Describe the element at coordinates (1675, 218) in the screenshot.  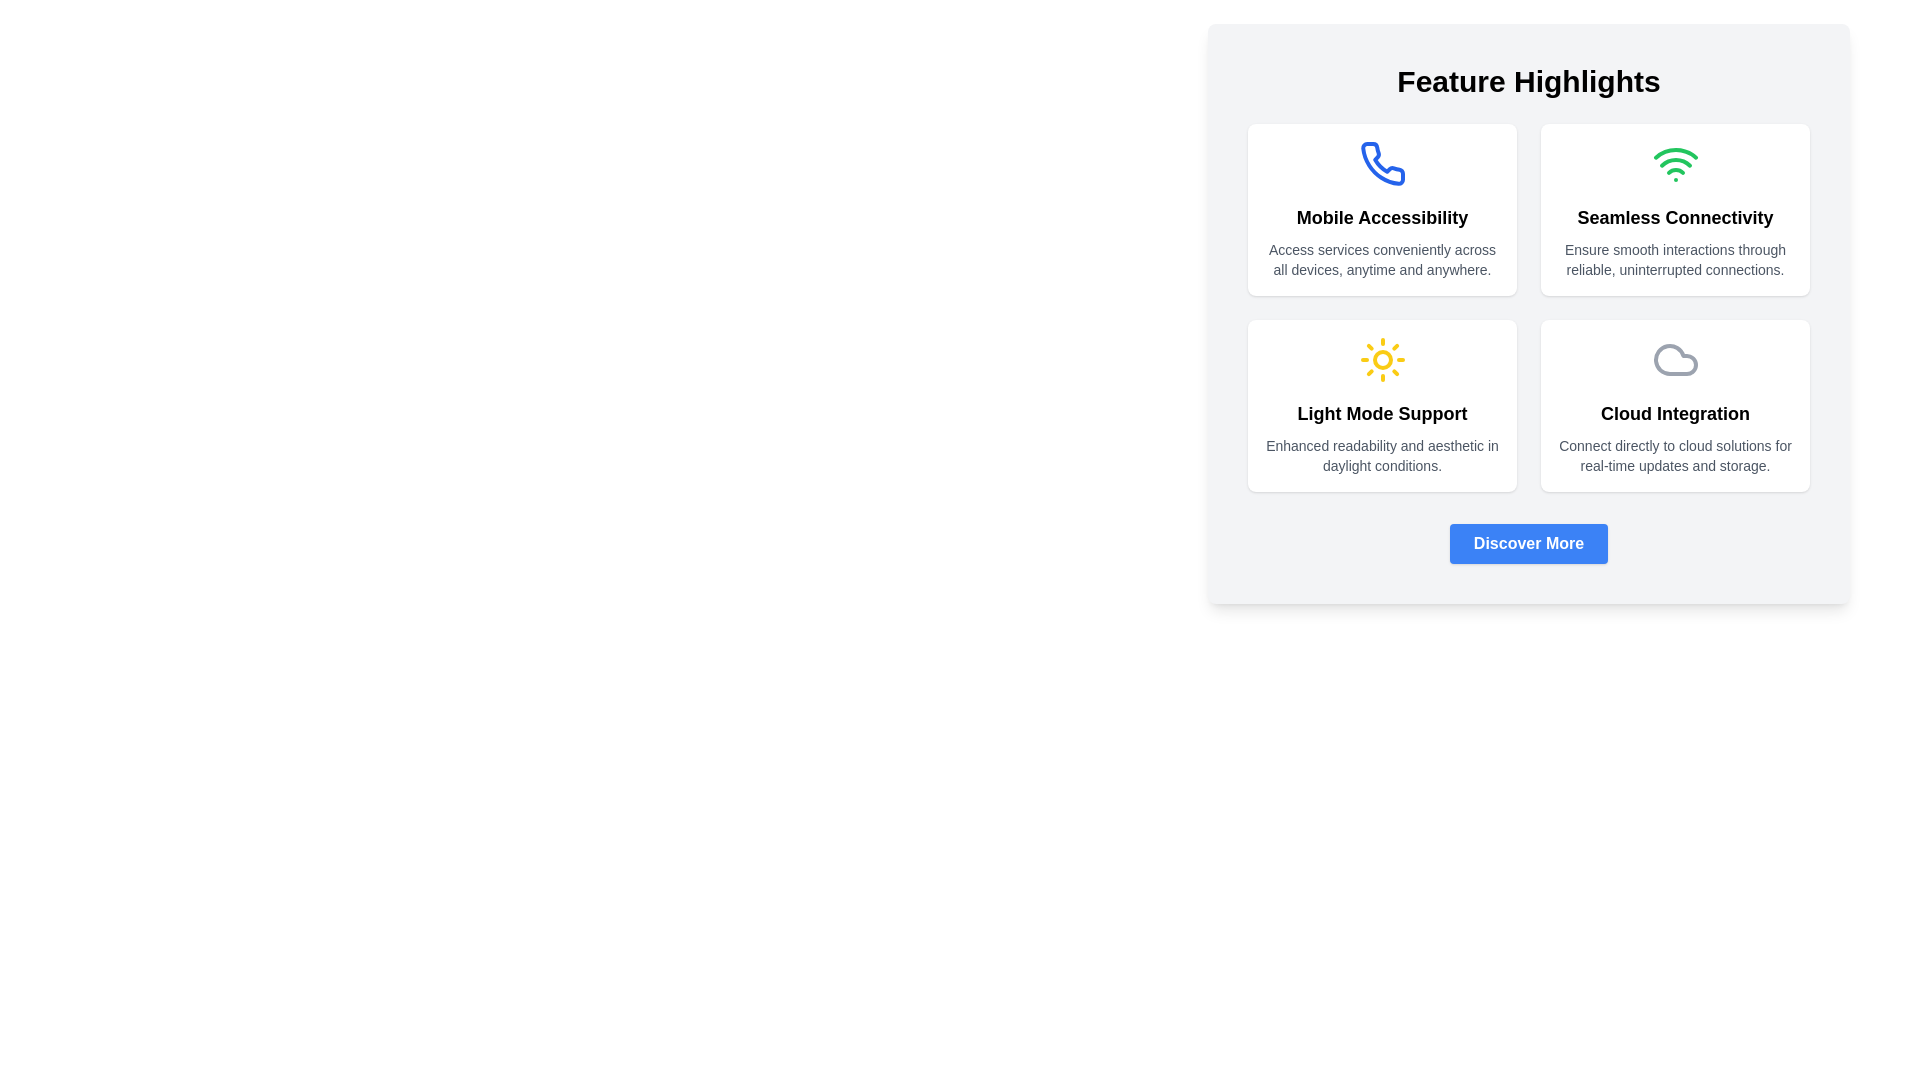
I see `the text label reading 'Seamless Connectivity', which is styled with bold and larger font, located in the top-right cell of the grid under 'Feature Highlights'` at that location.